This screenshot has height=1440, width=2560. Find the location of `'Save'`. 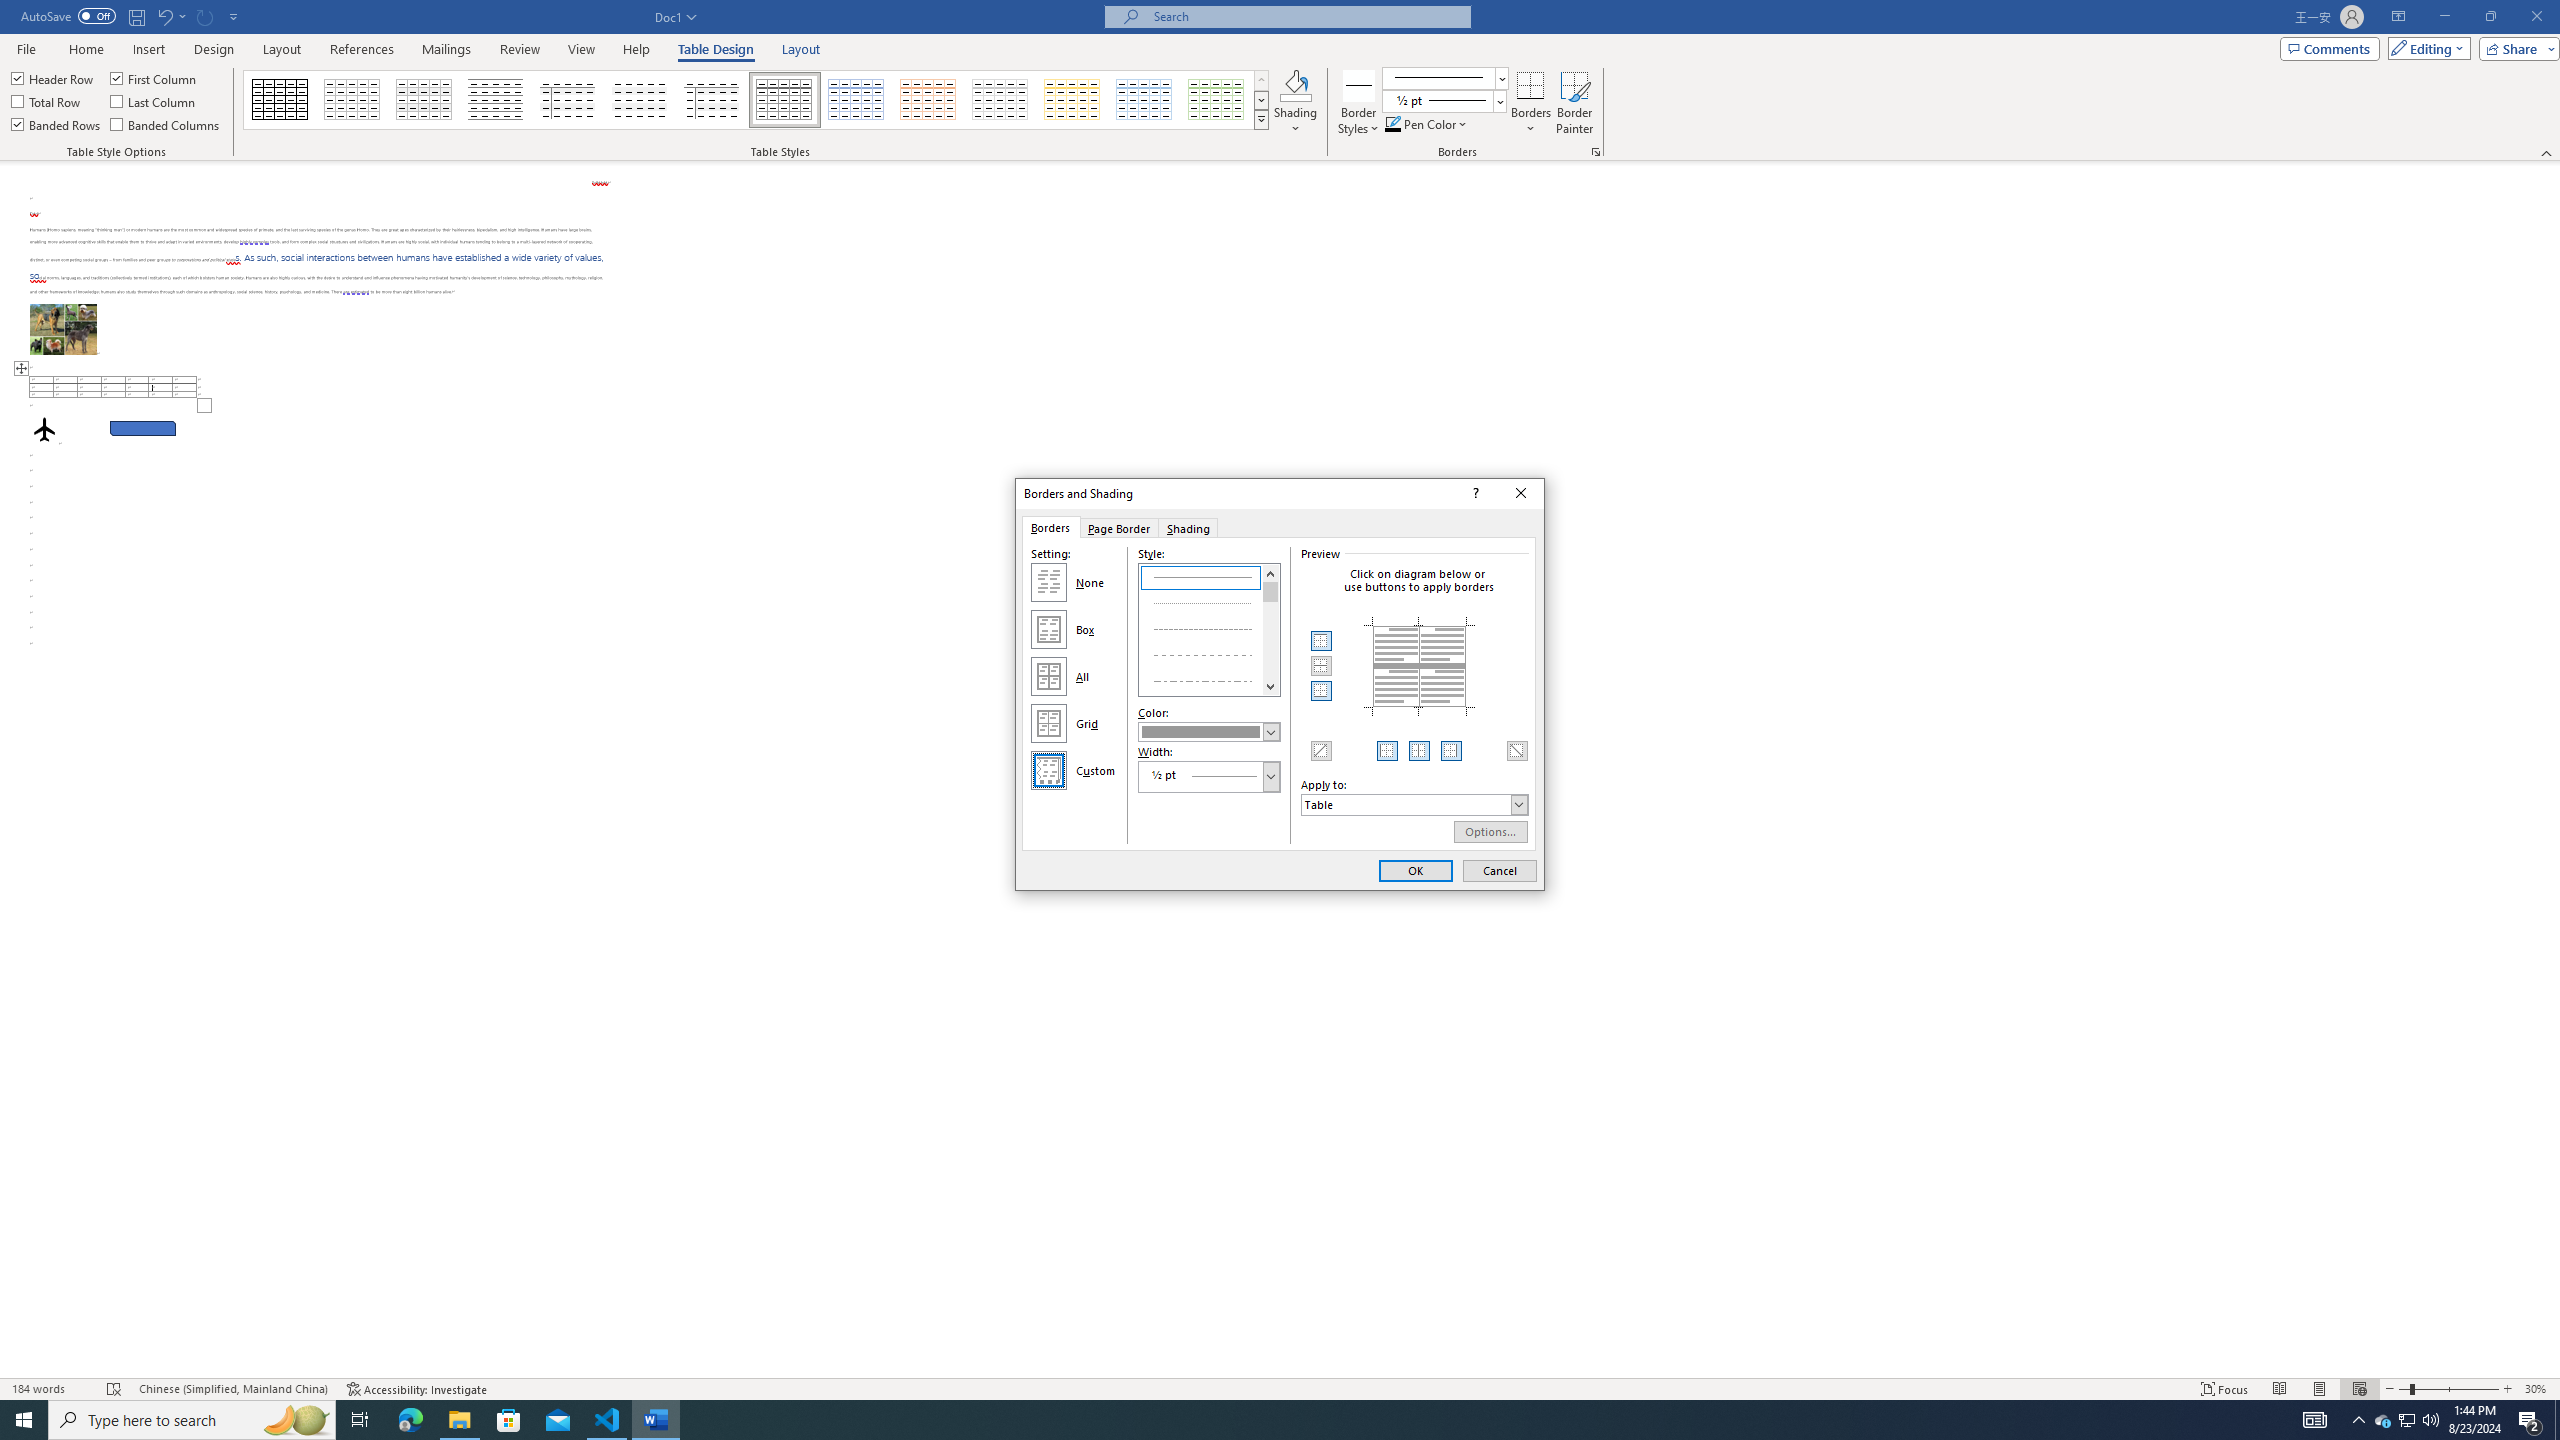

'Save' is located at coordinates (135, 15).